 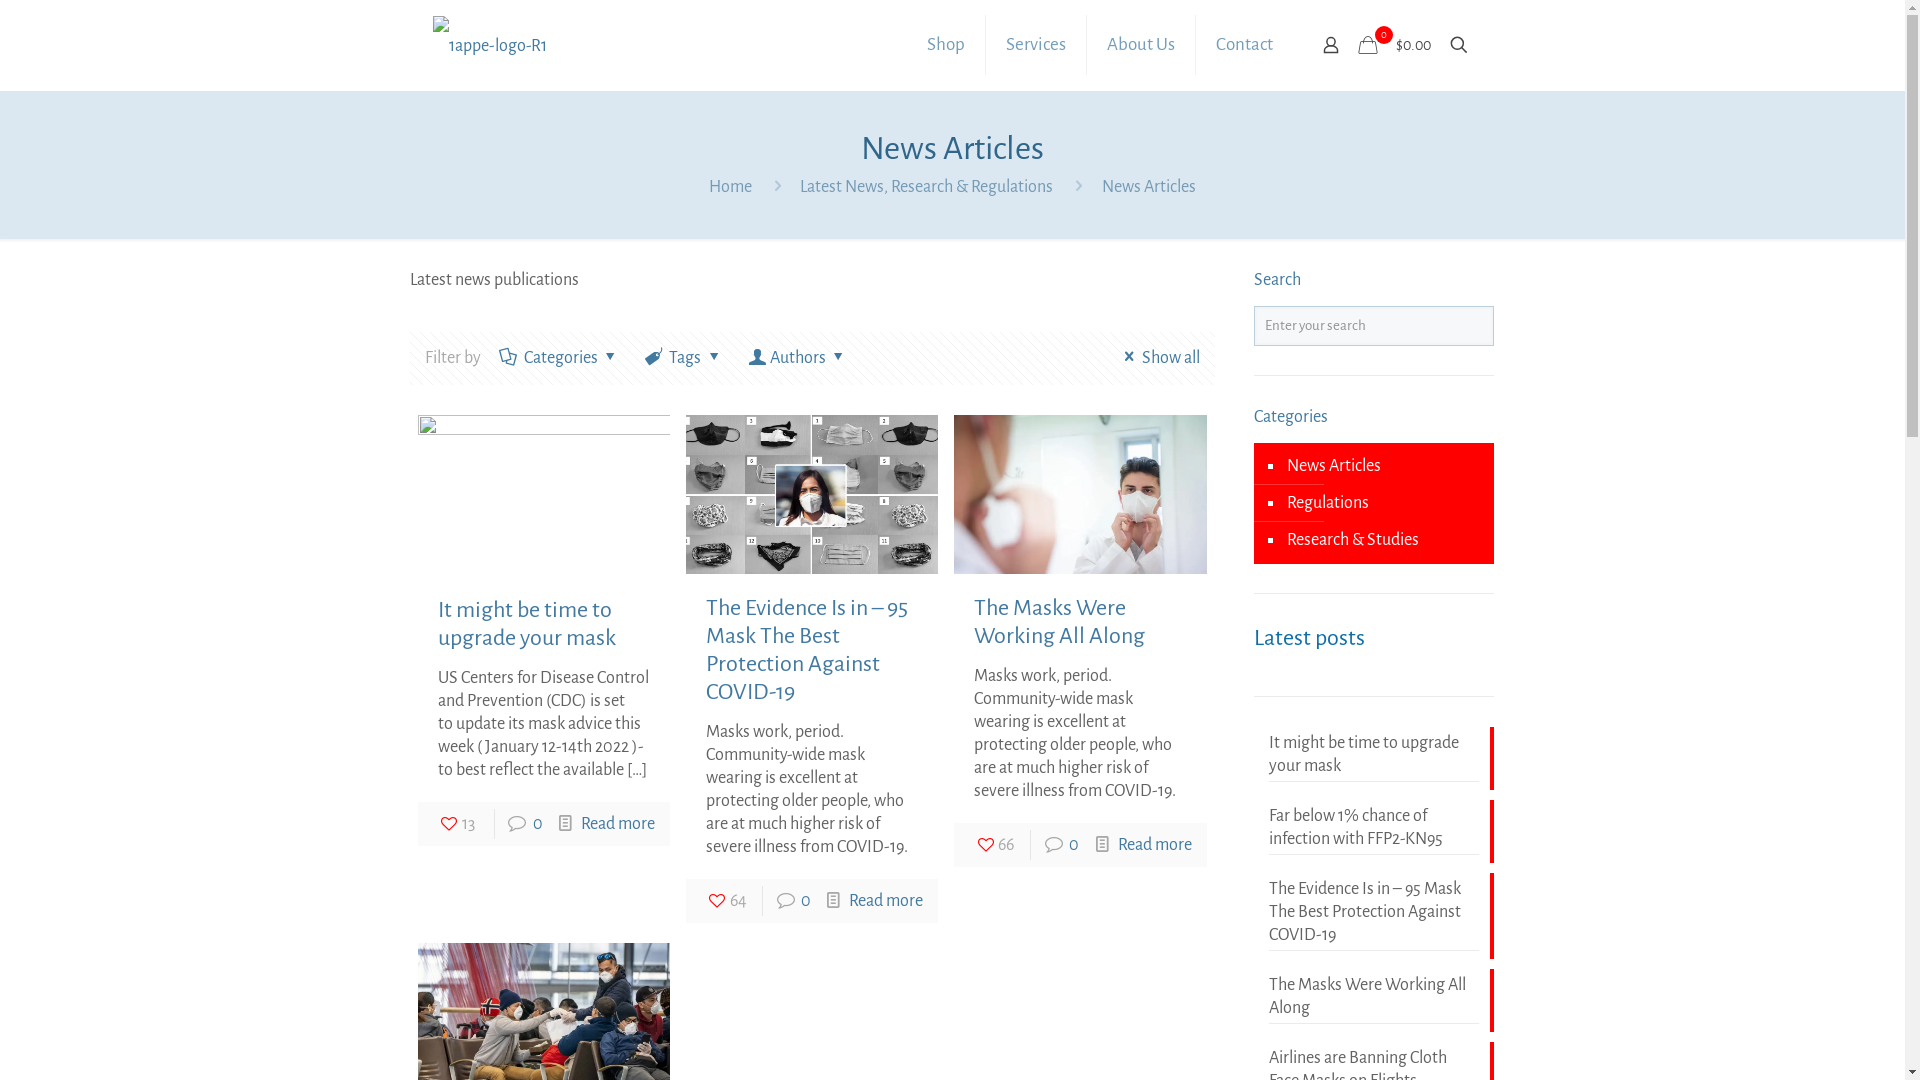 I want to click on '66', so click(x=993, y=844).